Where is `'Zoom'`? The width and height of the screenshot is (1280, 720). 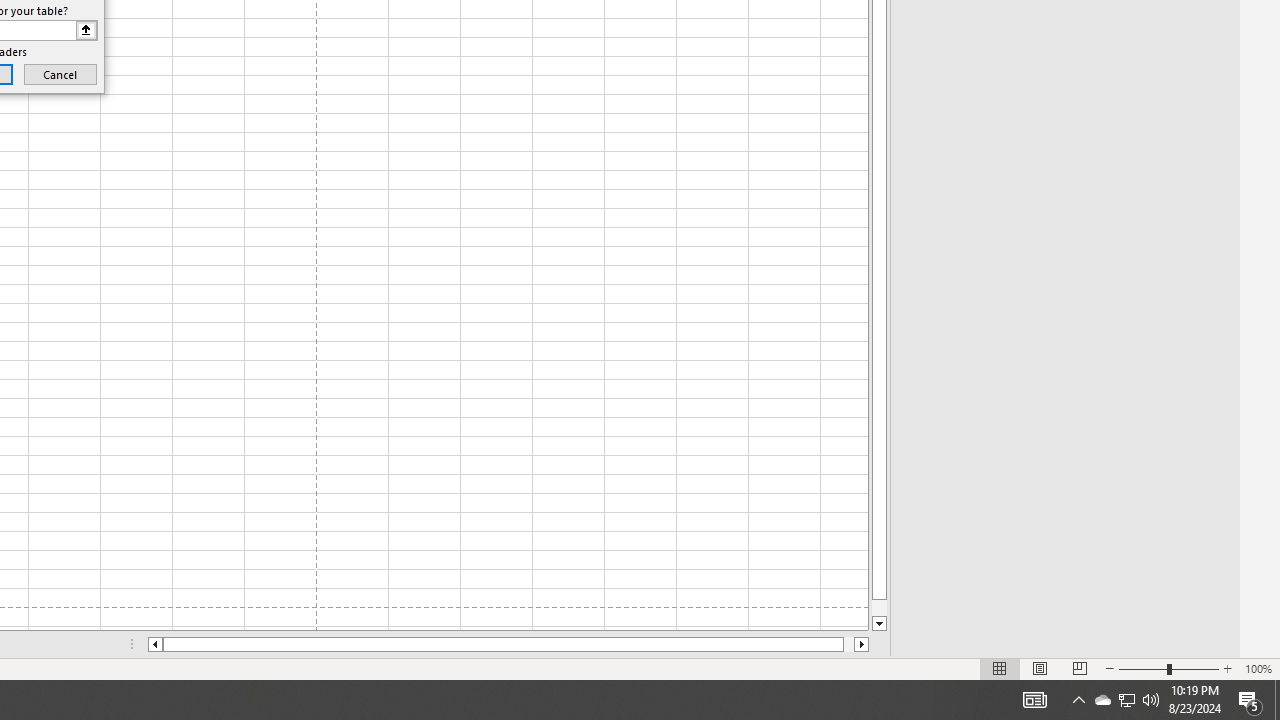 'Zoom' is located at coordinates (1168, 669).